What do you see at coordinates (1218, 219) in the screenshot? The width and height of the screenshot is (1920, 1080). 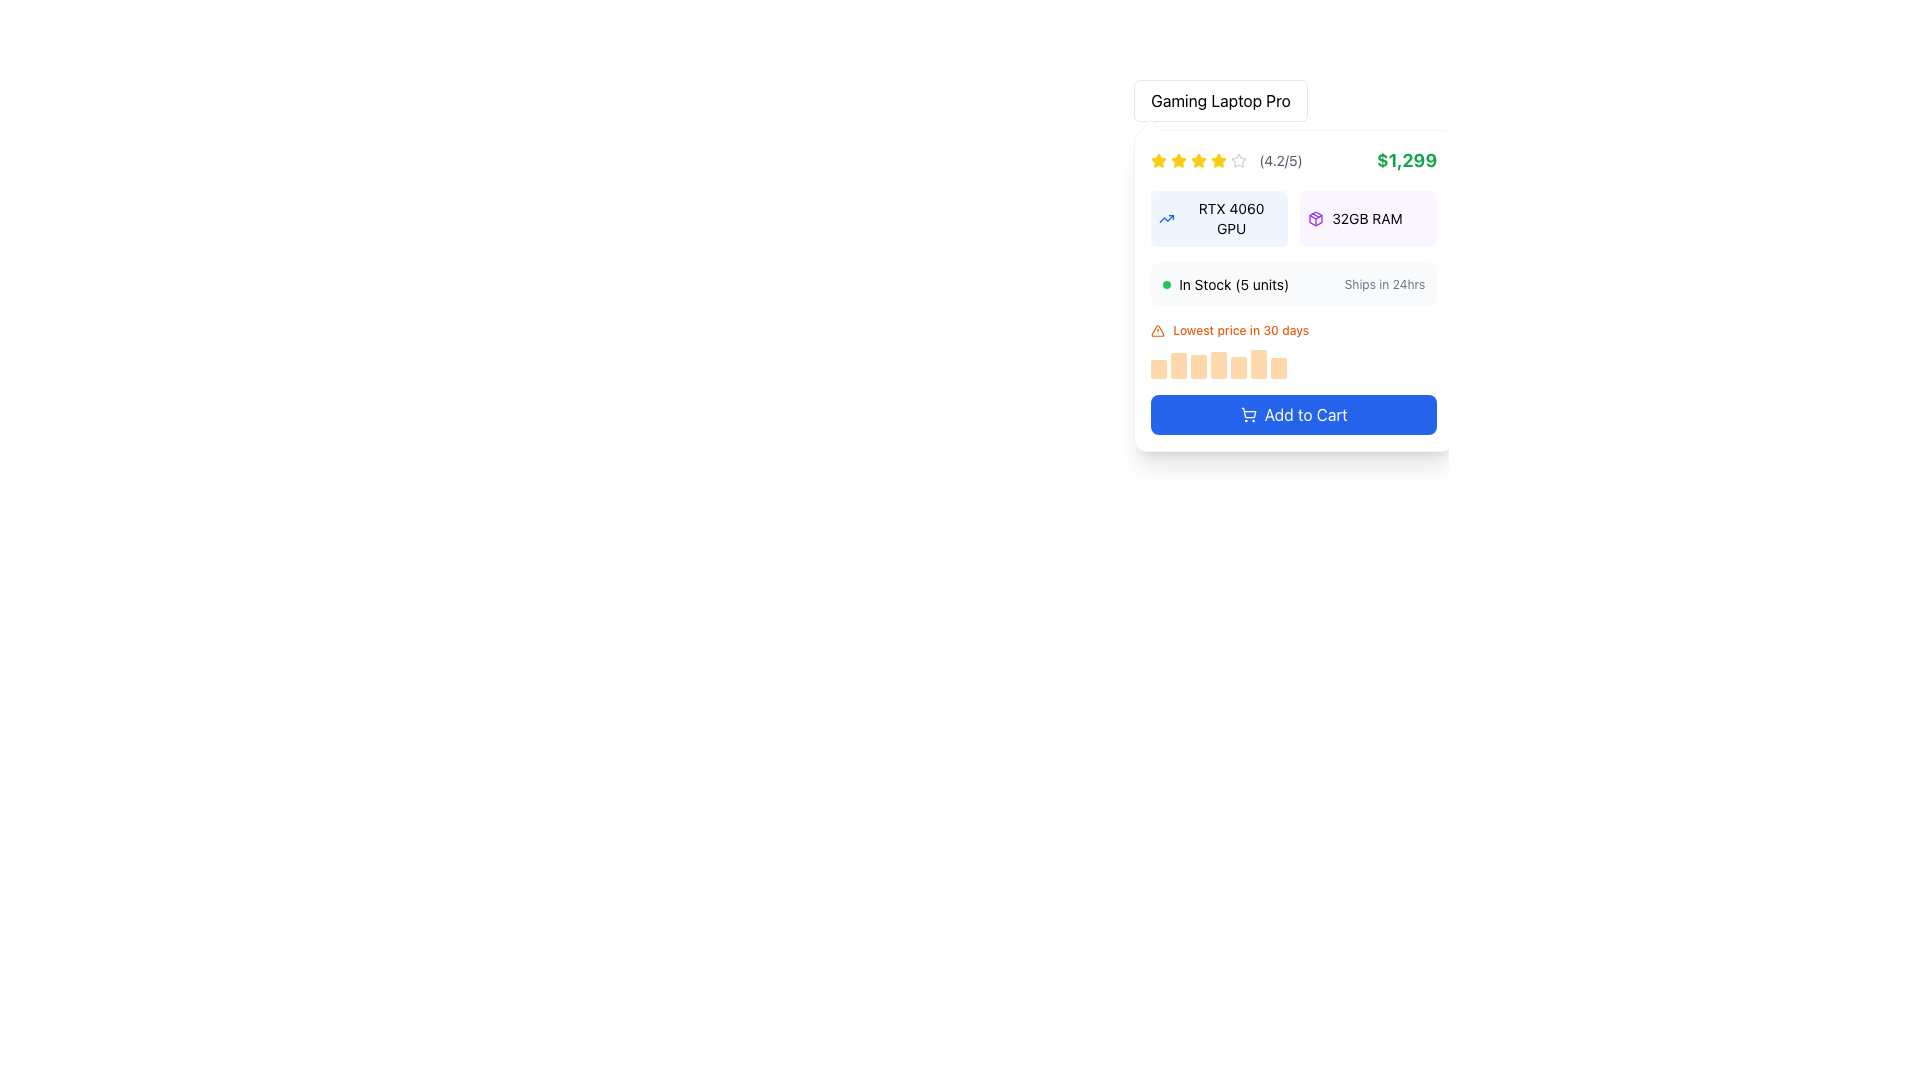 I see `the informational tag labeled 'RTX 4060 GPU' which has a light blue background and an upward trending arrow icon` at bounding box center [1218, 219].